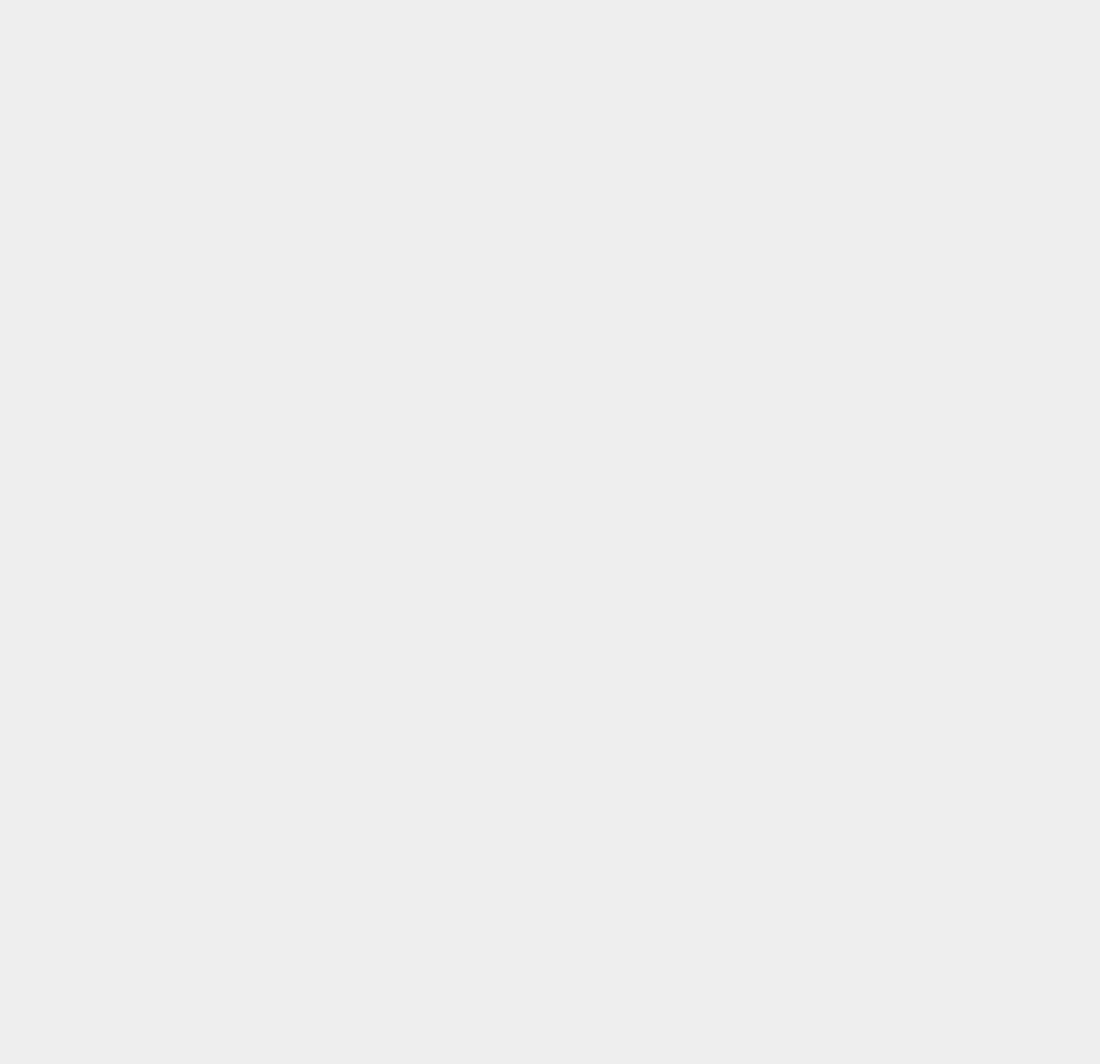 The height and width of the screenshot is (1064, 1100). I want to click on 'IPO', so click(778, 33).